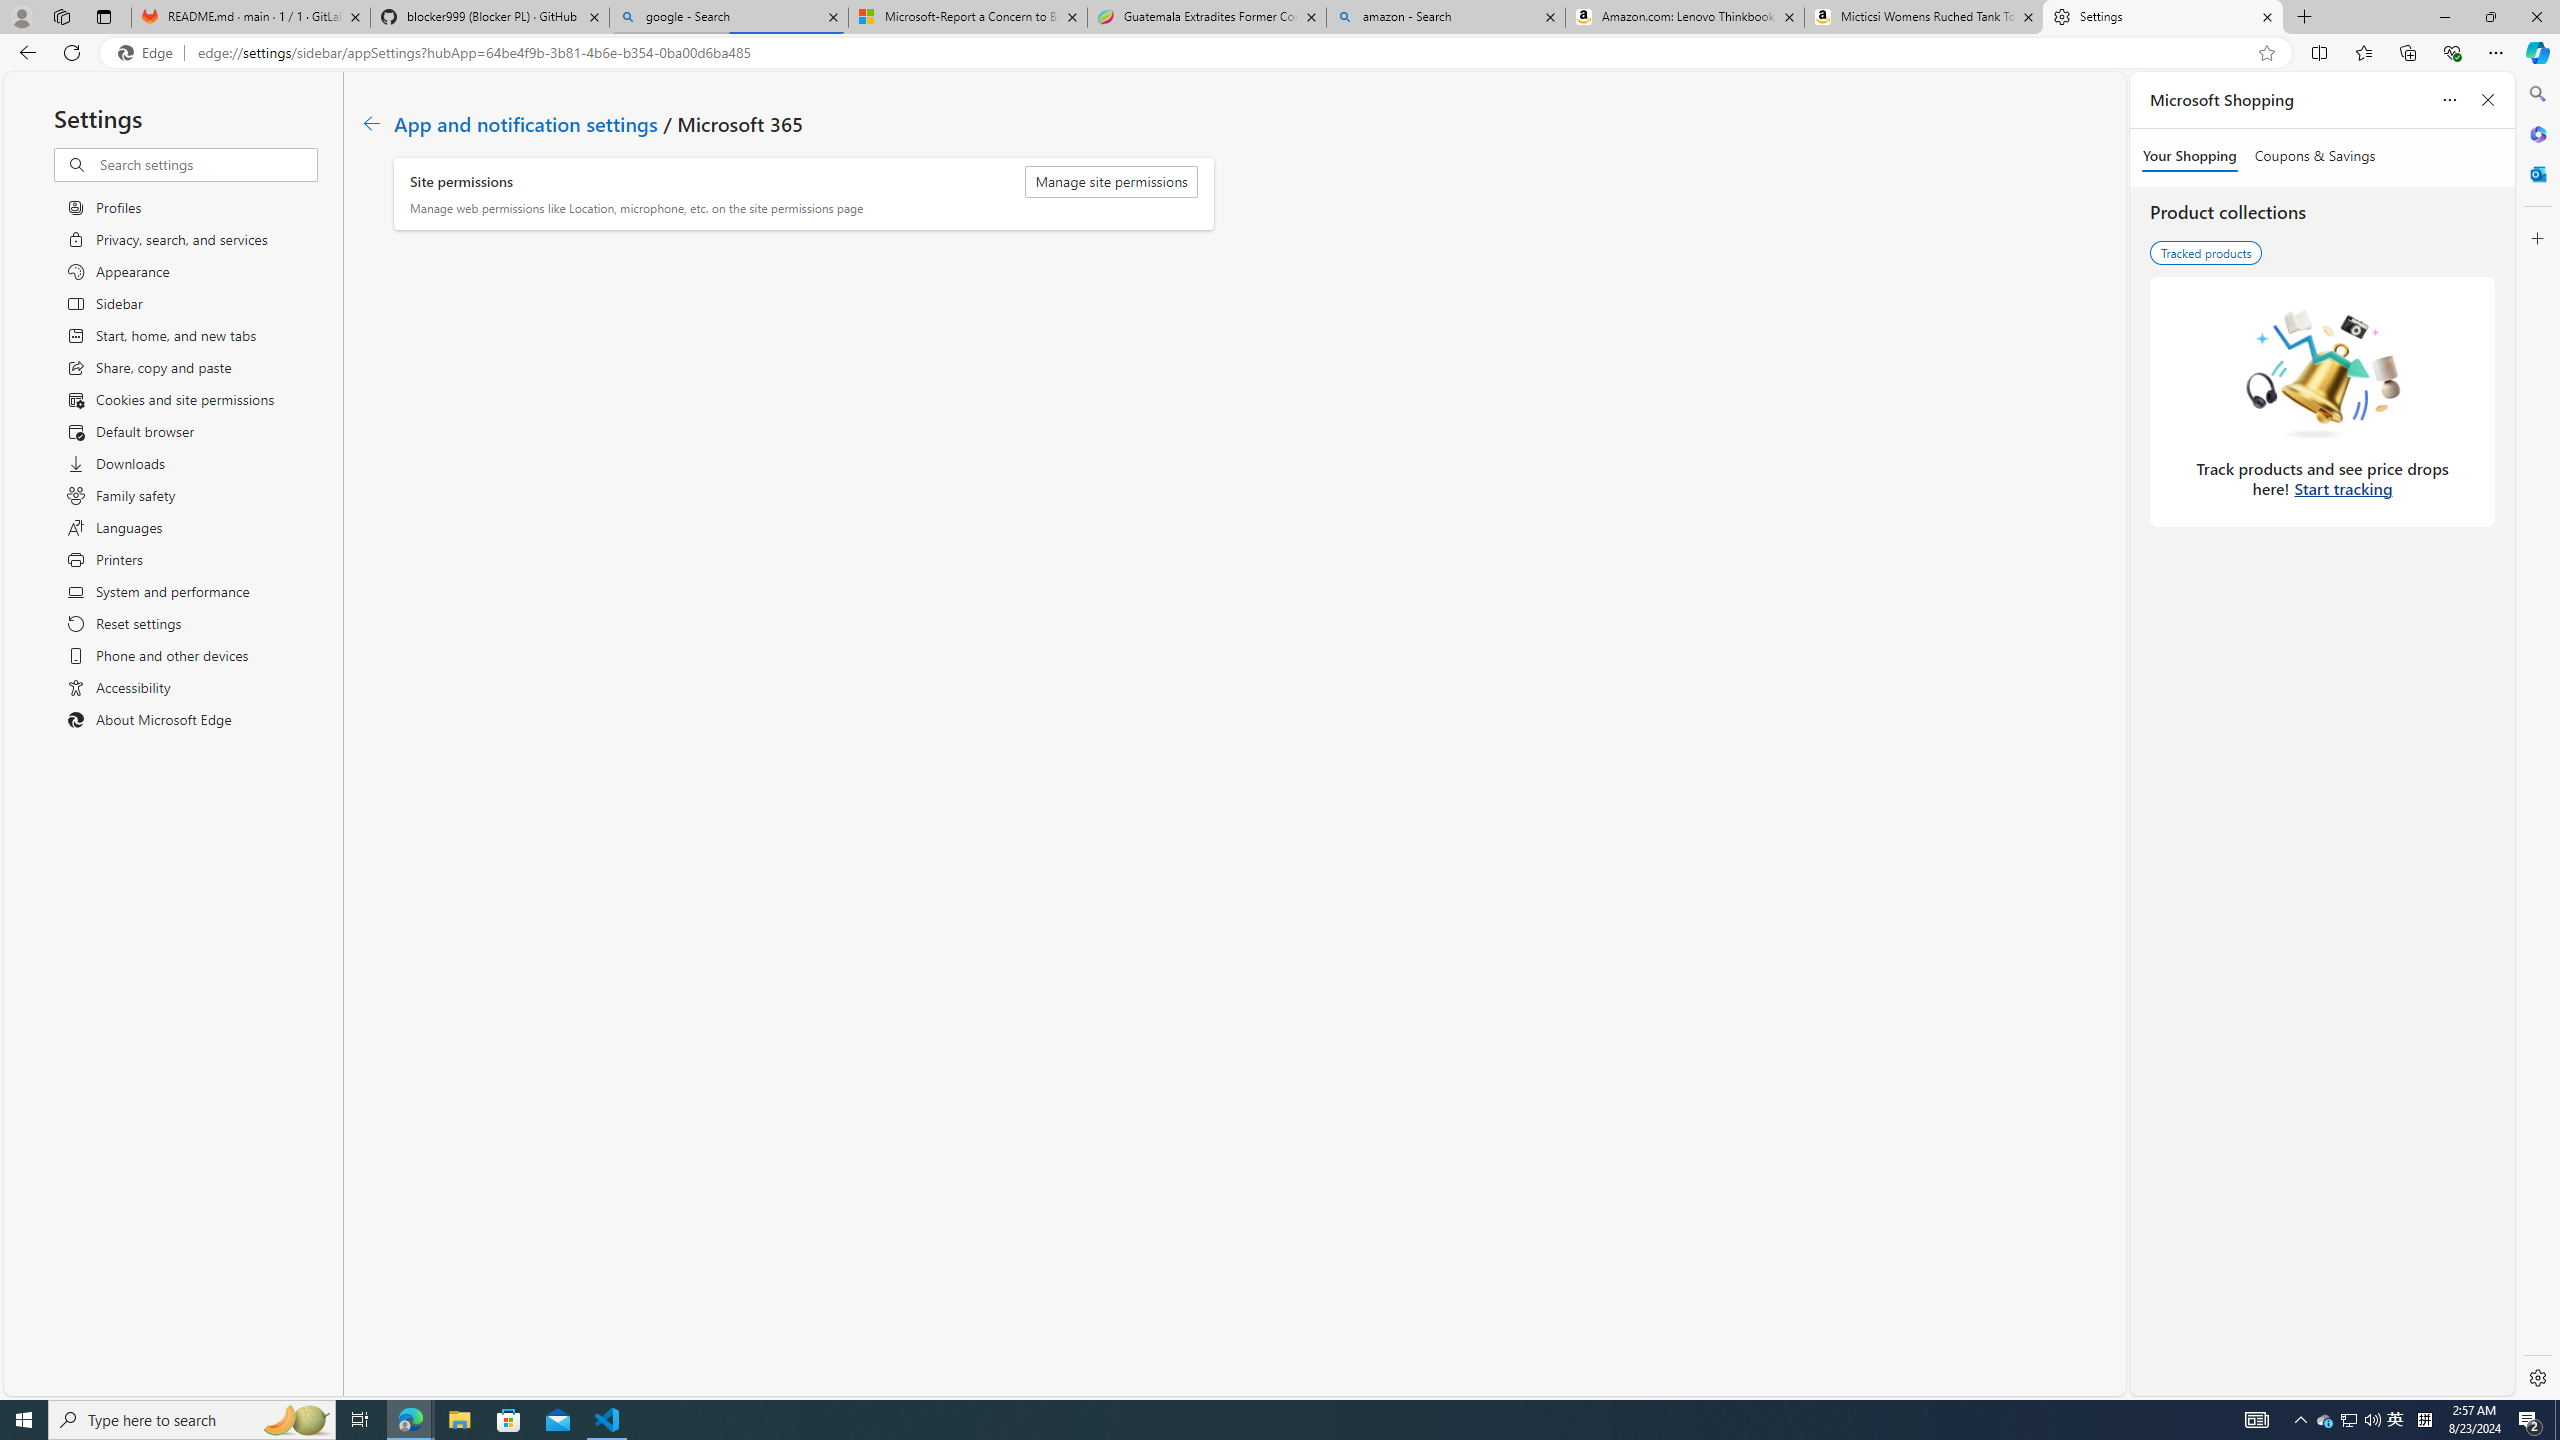 Image resolution: width=2560 pixels, height=1440 pixels. Describe the element at coordinates (148, 53) in the screenshot. I see `'Edge'` at that location.